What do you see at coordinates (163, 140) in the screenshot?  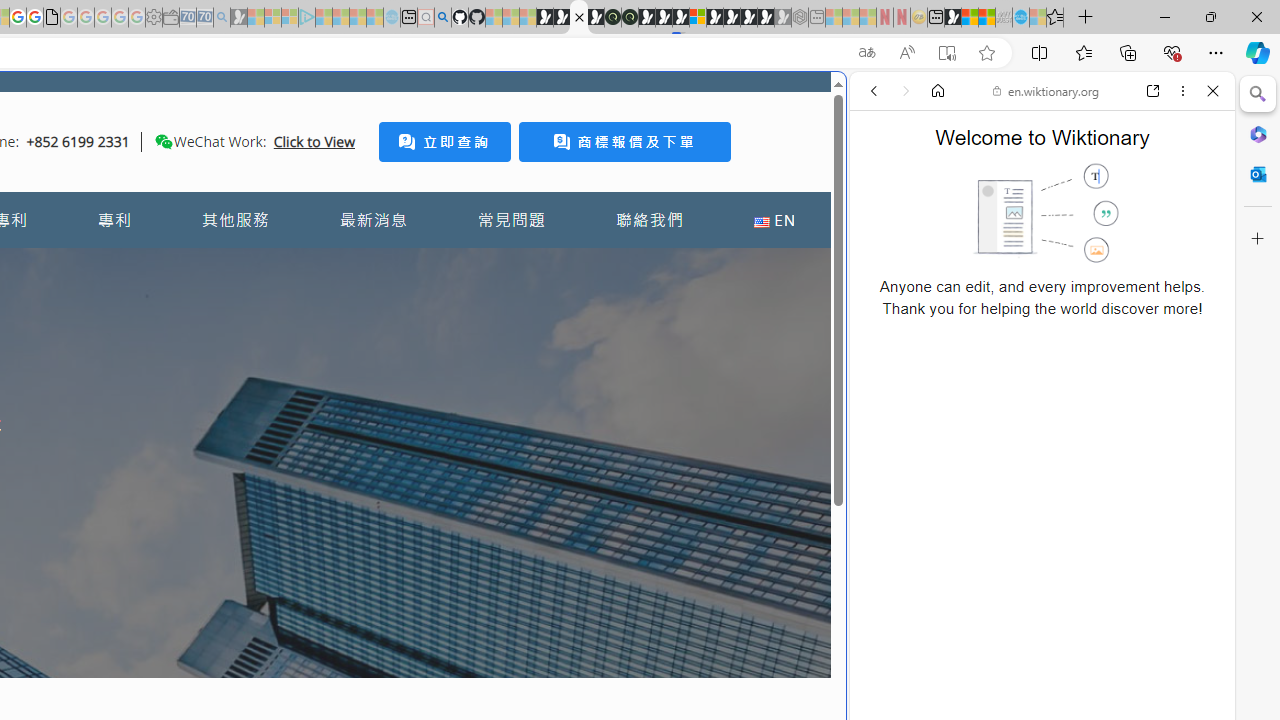 I see `'Class: desktop'` at bounding box center [163, 140].